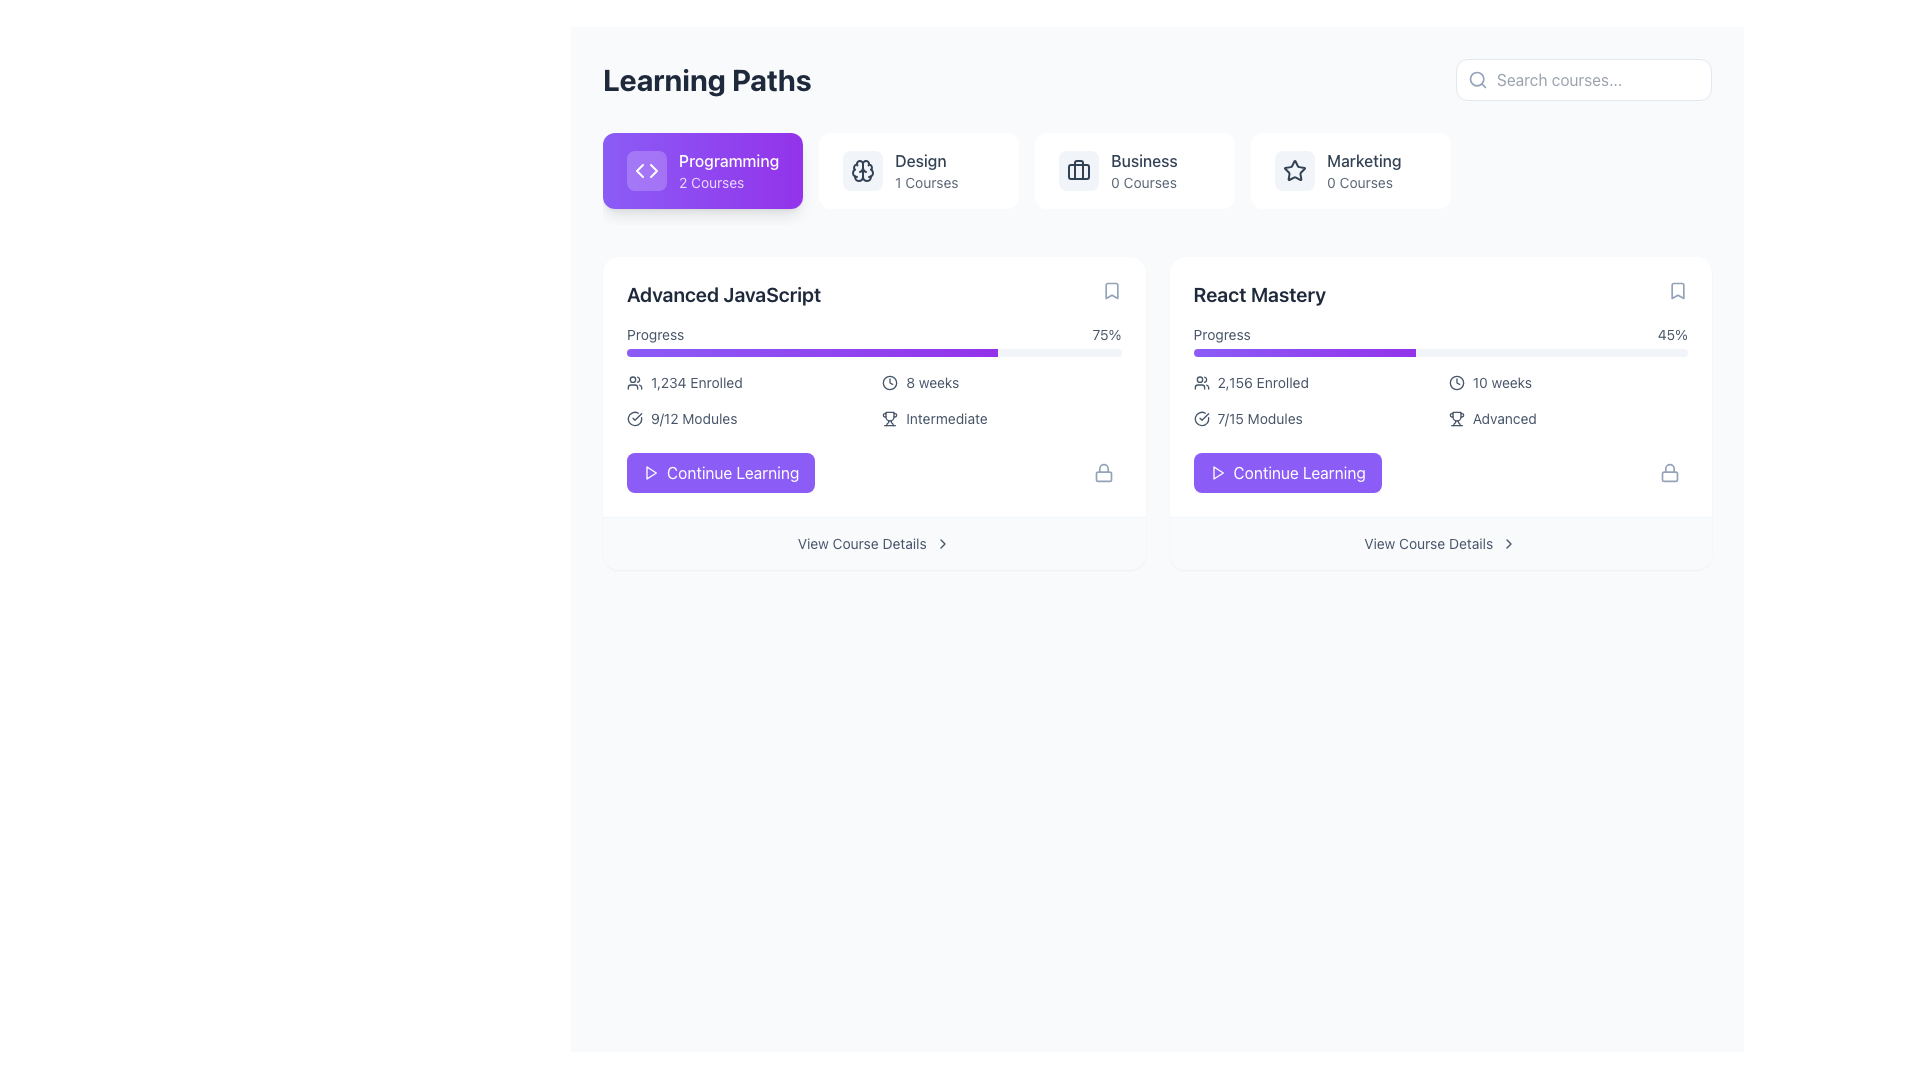  What do you see at coordinates (1102, 476) in the screenshot?
I see `lower part of the lock icon, which is a decorative SVG element styled with rounded corners located at the bottom-right corner of the 'Advanced JavaScript' course card` at bounding box center [1102, 476].